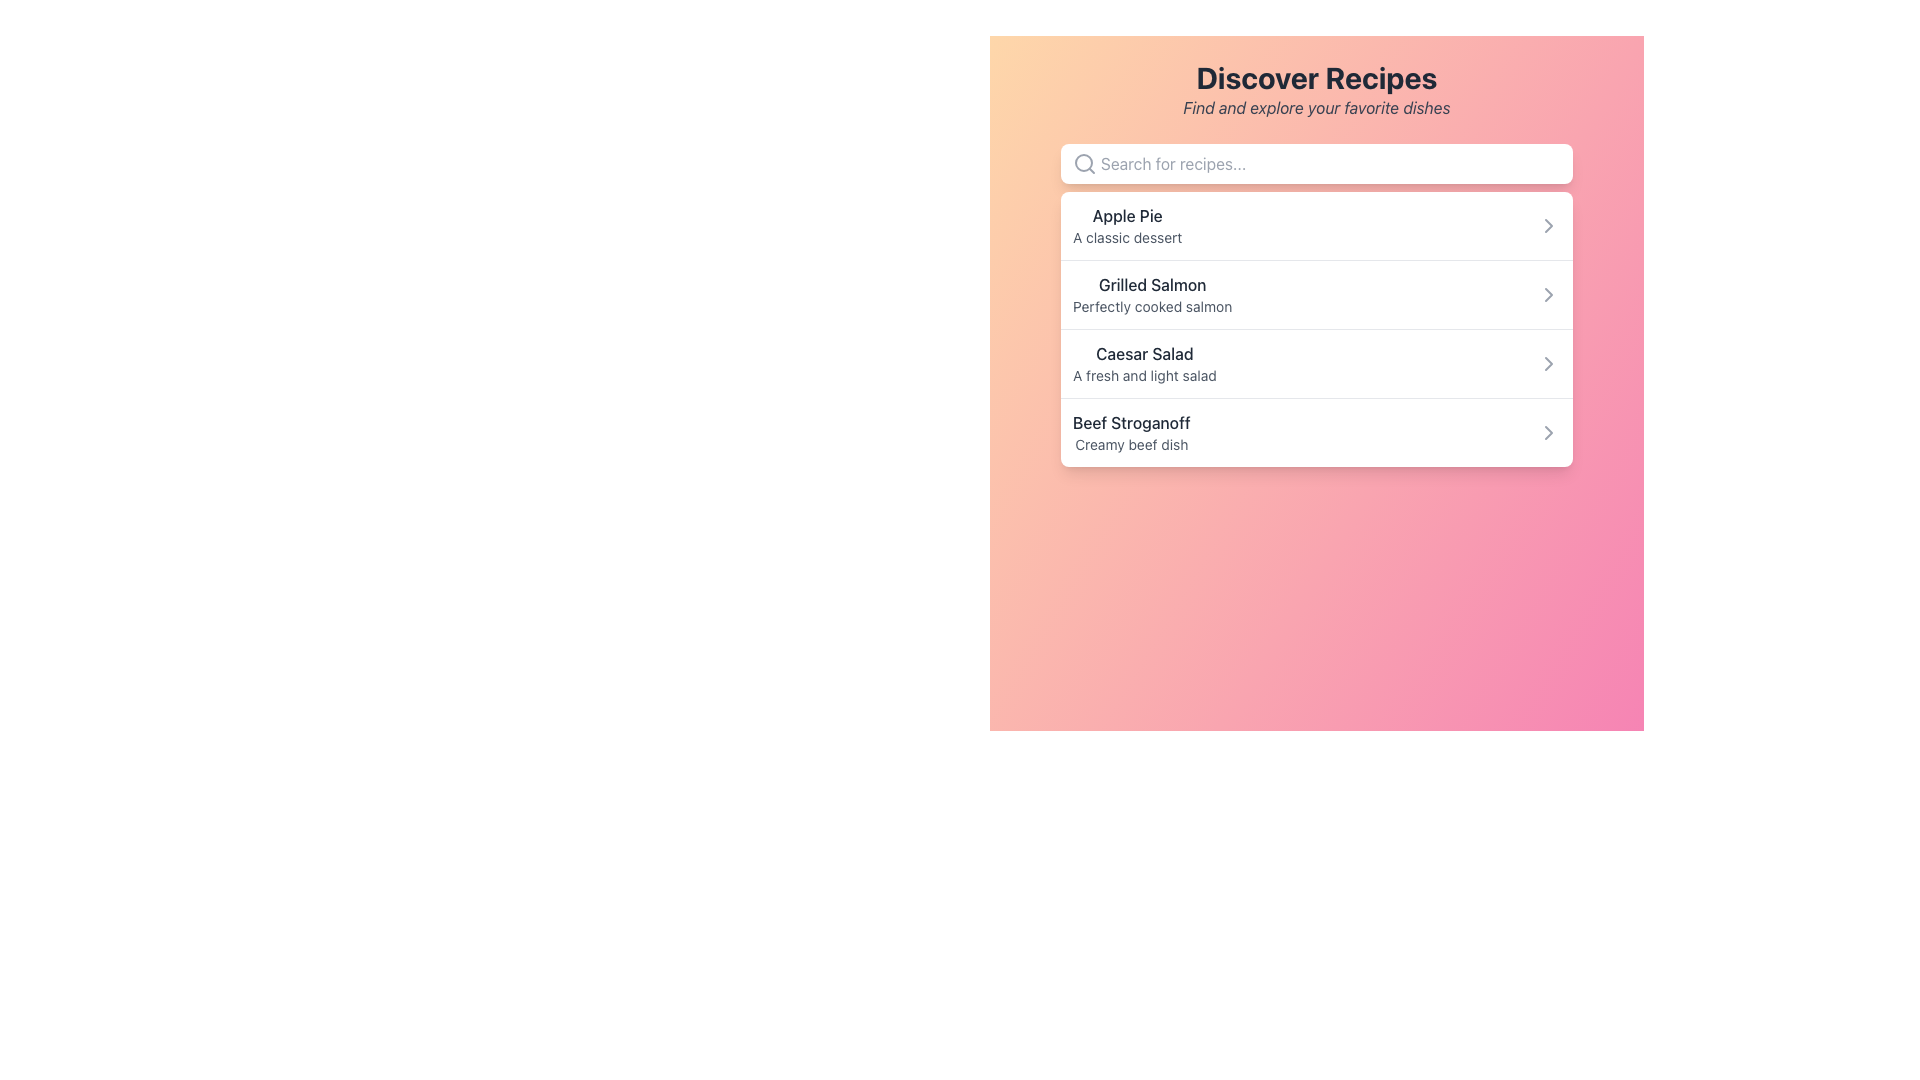 The height and width of the screenshot is (1080, 1920). Describe the element at coordinates (1131, 443) in the screenshot. I see `the text label providing a brief description of 'Beef Stroganoff', located in the fourth list item of the recipe list, directly beneath its title` at that location.